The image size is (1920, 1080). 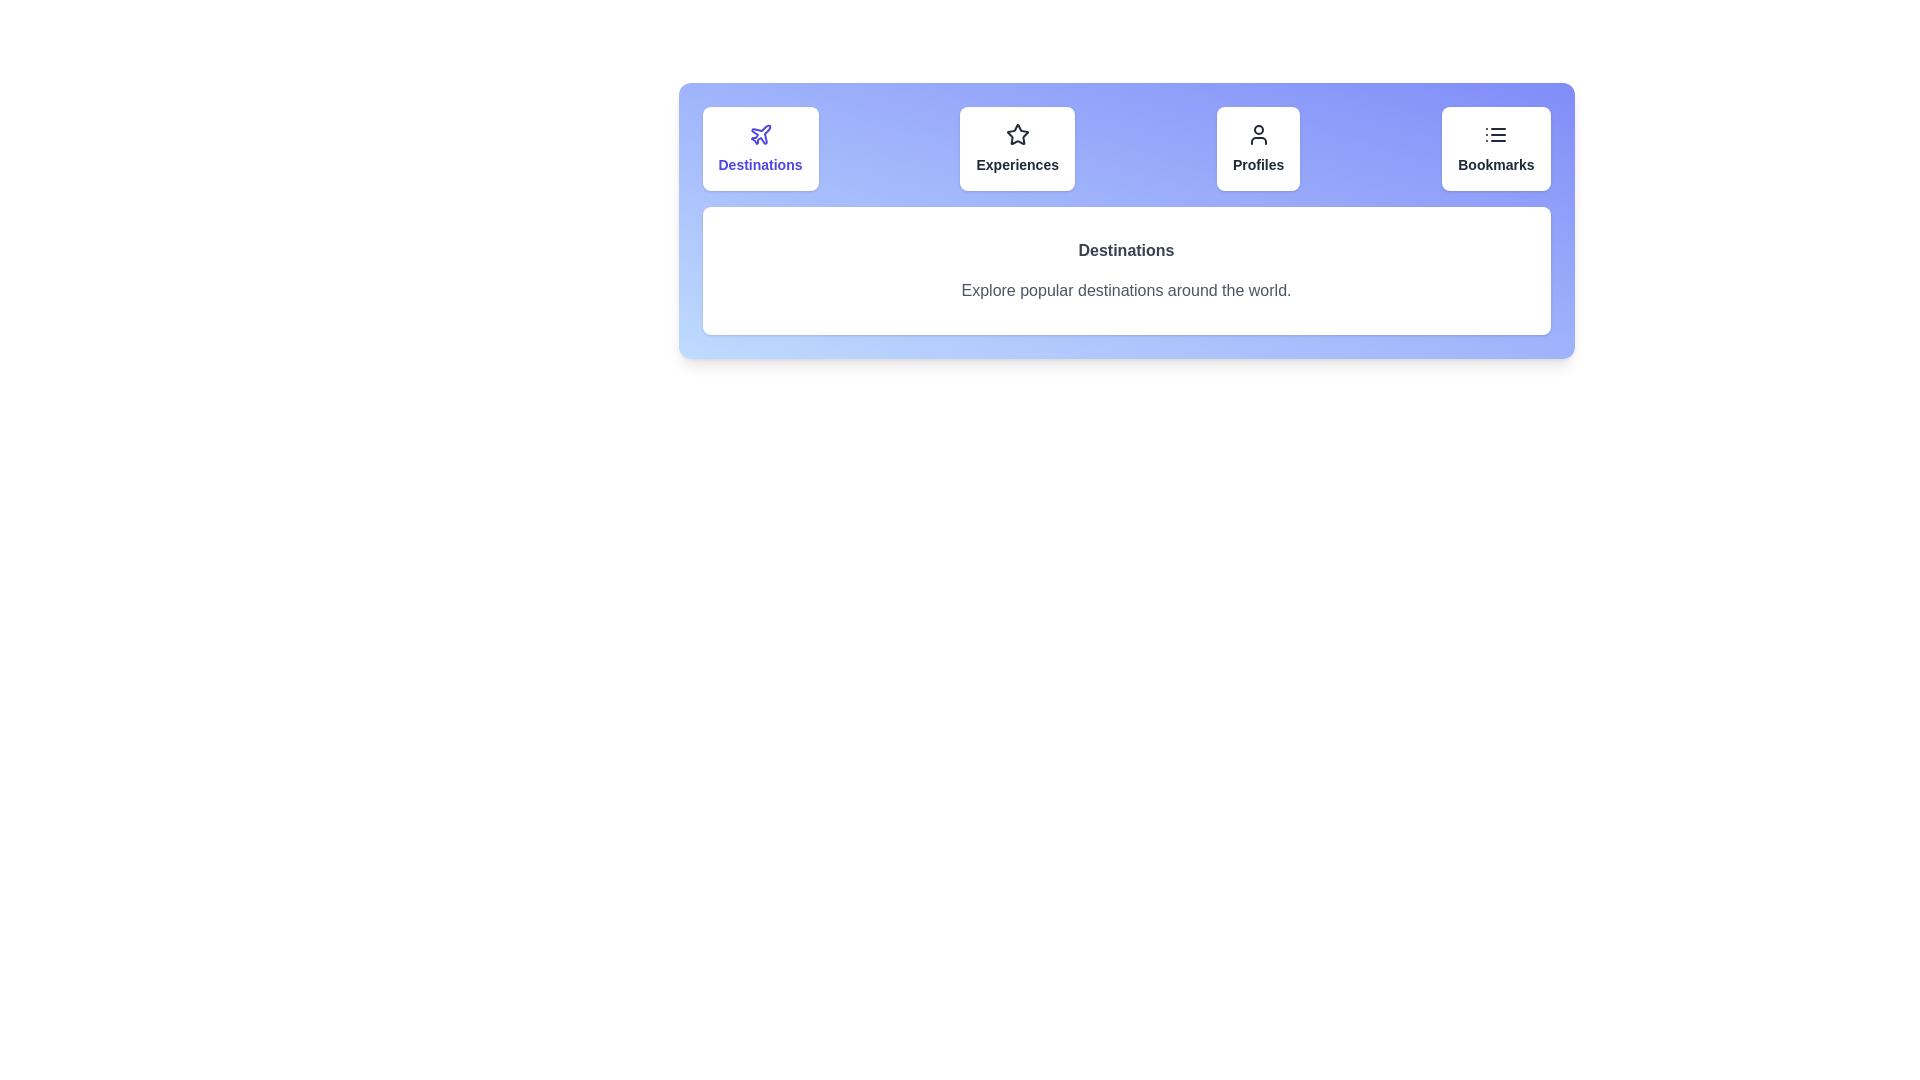 I want to click on the text 'Explore popular destinations around the world.' displayed in the active tab, so click(x=1126, y=290).